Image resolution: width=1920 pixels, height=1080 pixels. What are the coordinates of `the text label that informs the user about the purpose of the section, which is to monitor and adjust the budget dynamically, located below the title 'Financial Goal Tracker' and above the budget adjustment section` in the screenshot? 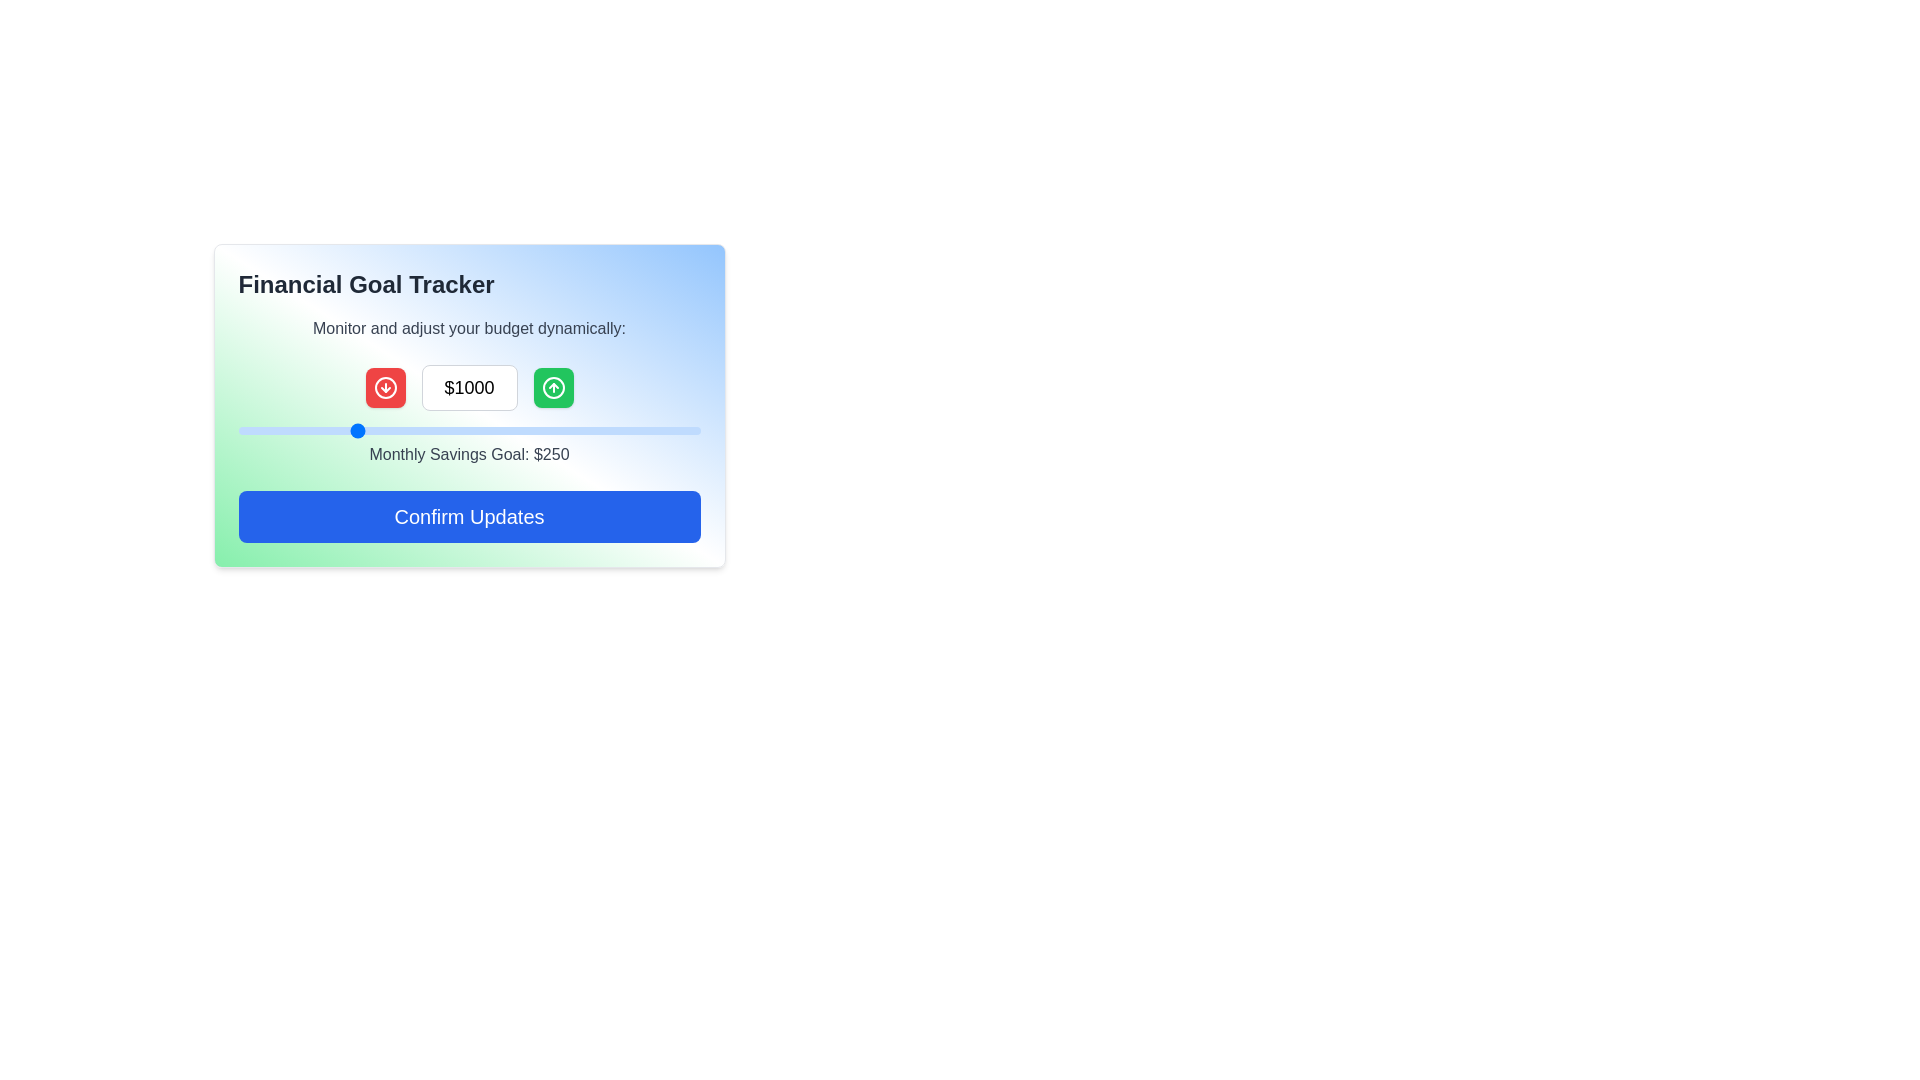 It's located at (468, 327).